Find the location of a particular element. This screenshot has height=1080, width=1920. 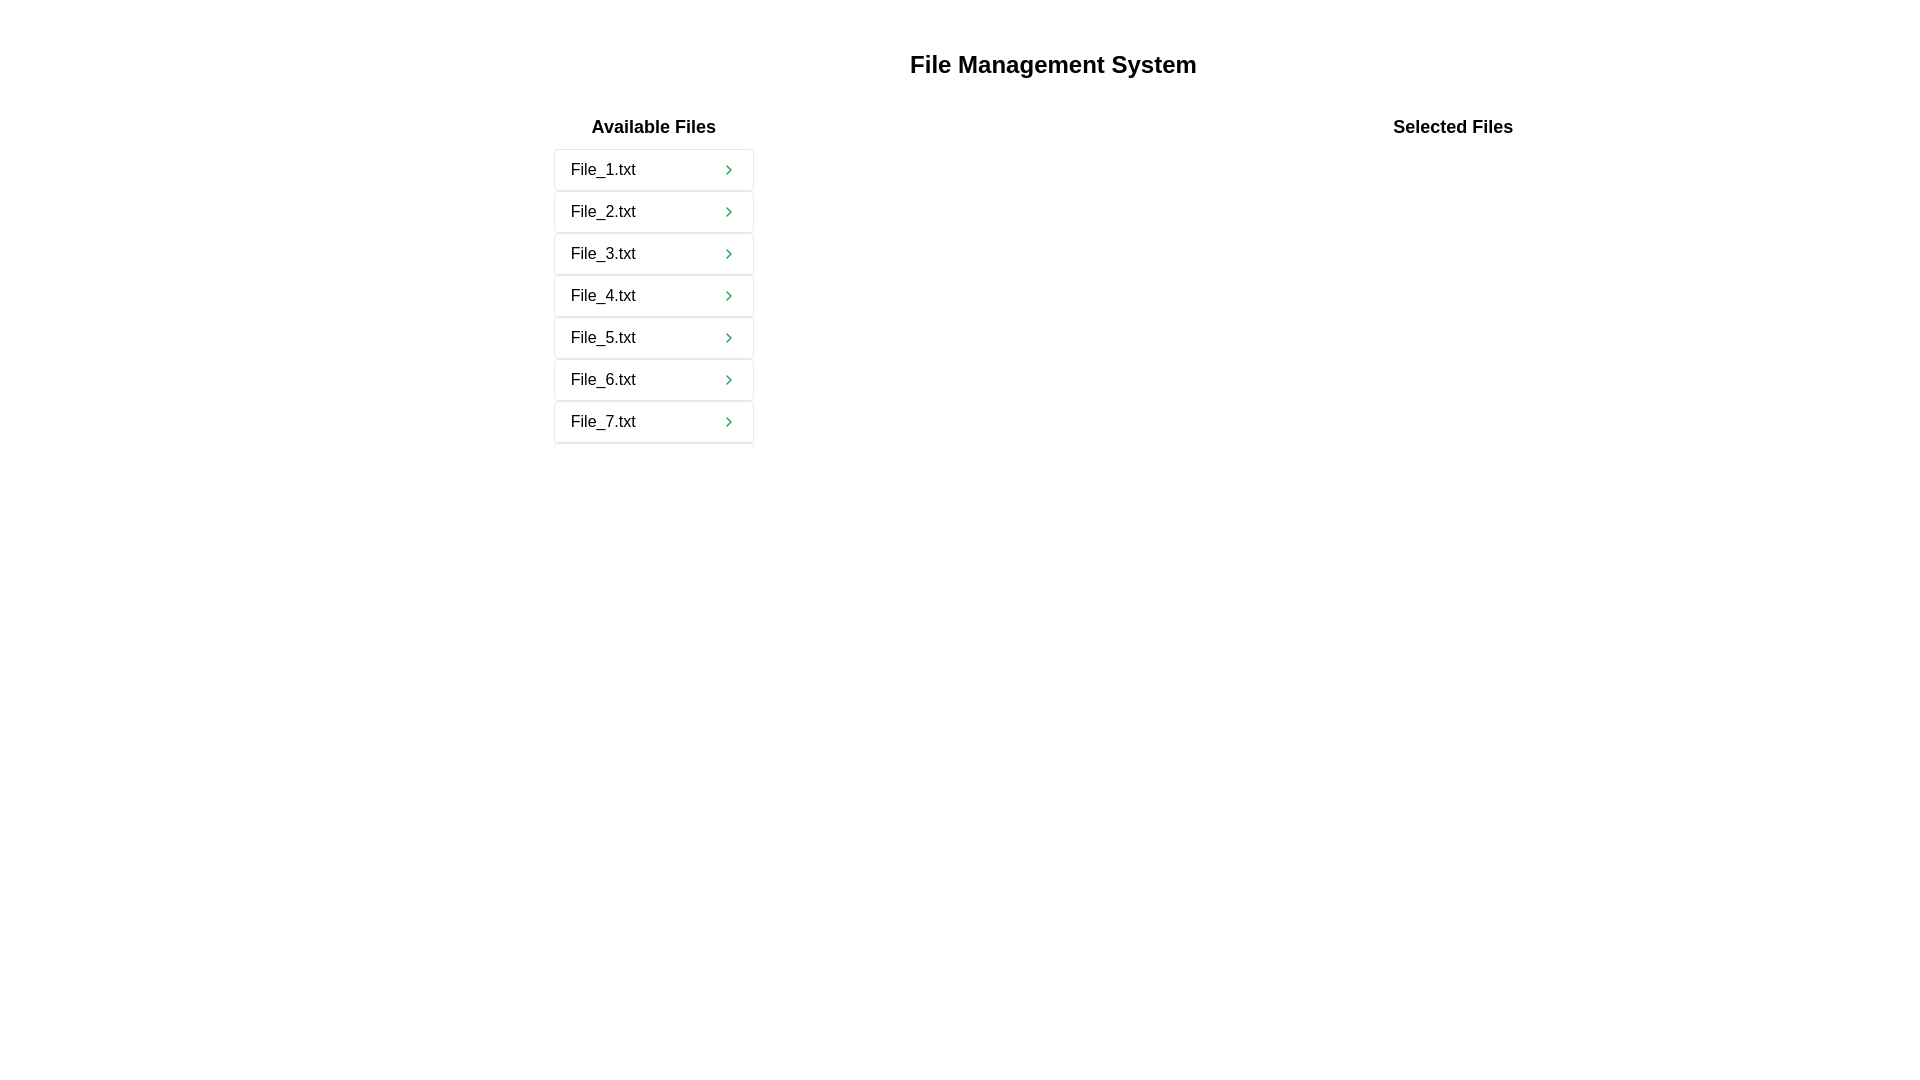

the static text heading that labels the list of available files, located at the top of the list and centered above it is located at coordinates (653, 127).